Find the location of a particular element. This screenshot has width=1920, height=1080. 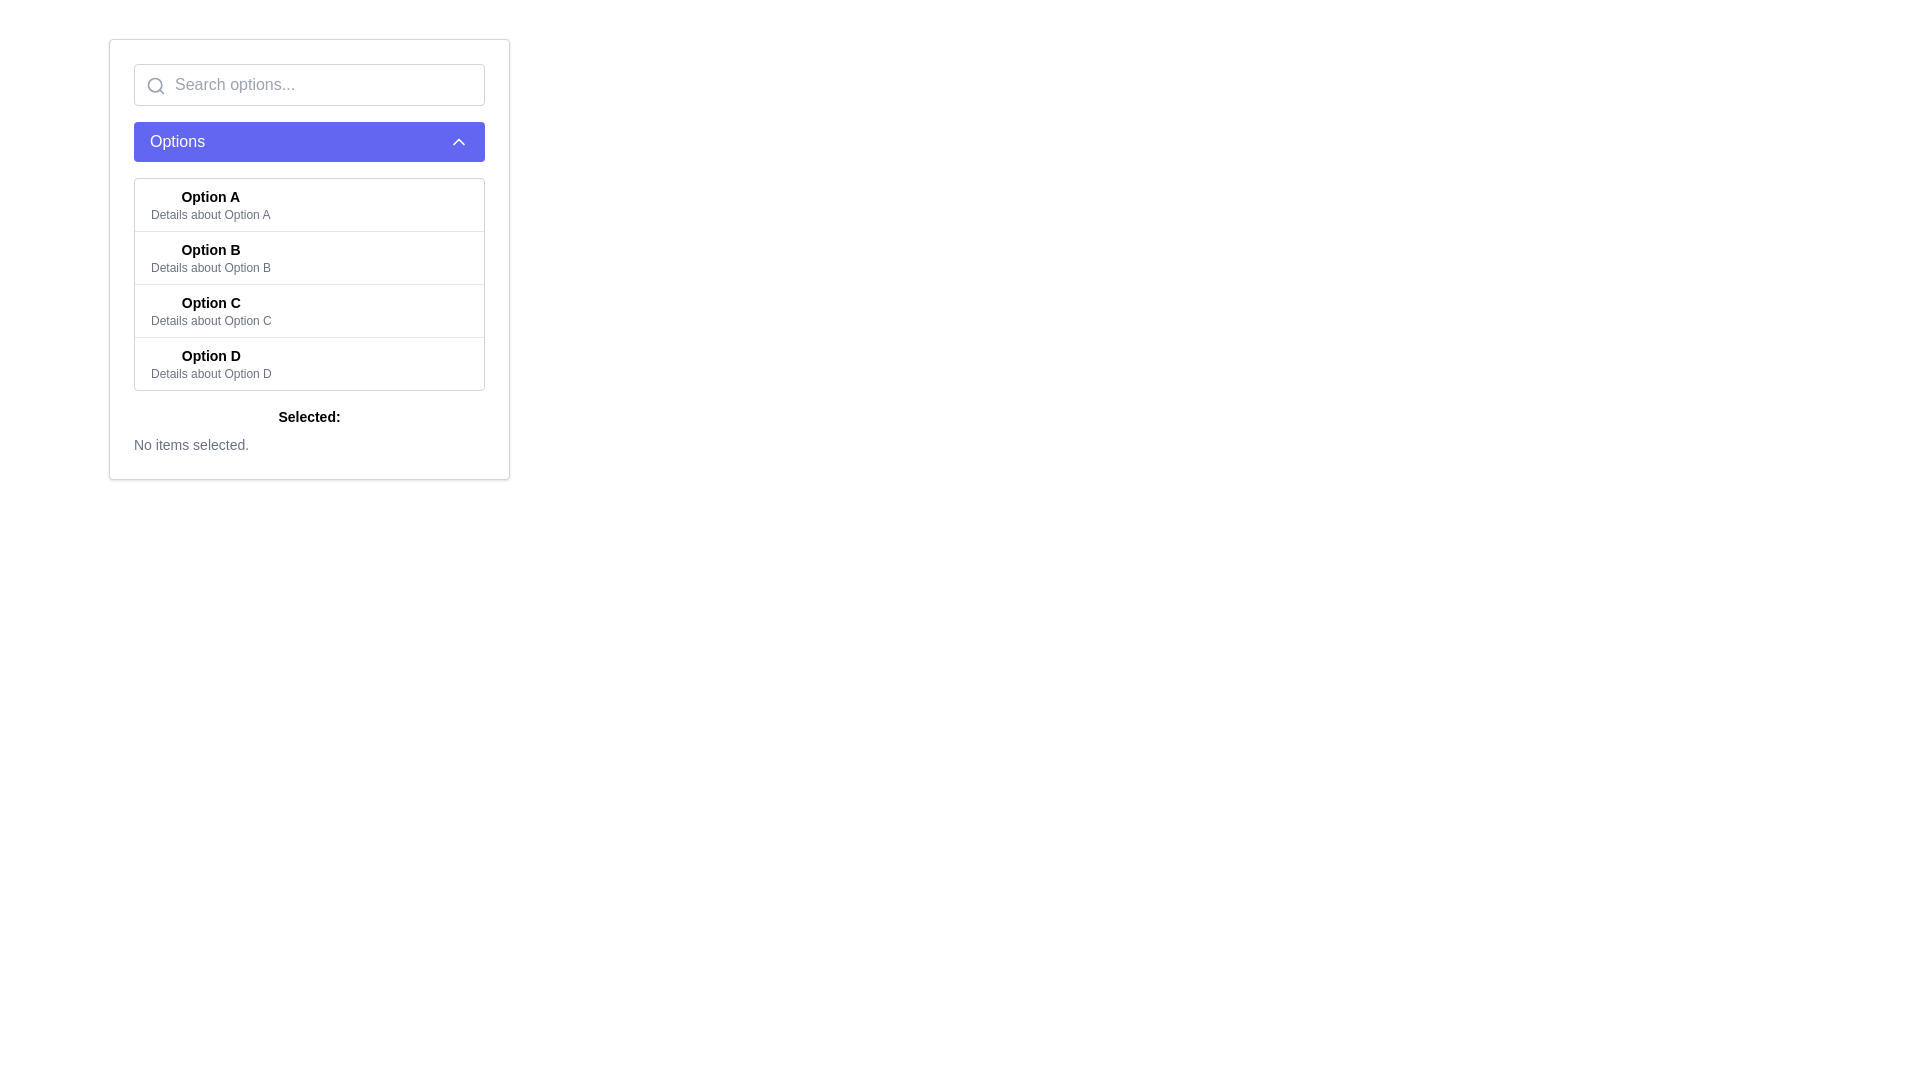

the non-interactive text label that provides additional information about 'Option D', located beneath the bold title 'Option D' in the options list is located at coordinates (211, 374).